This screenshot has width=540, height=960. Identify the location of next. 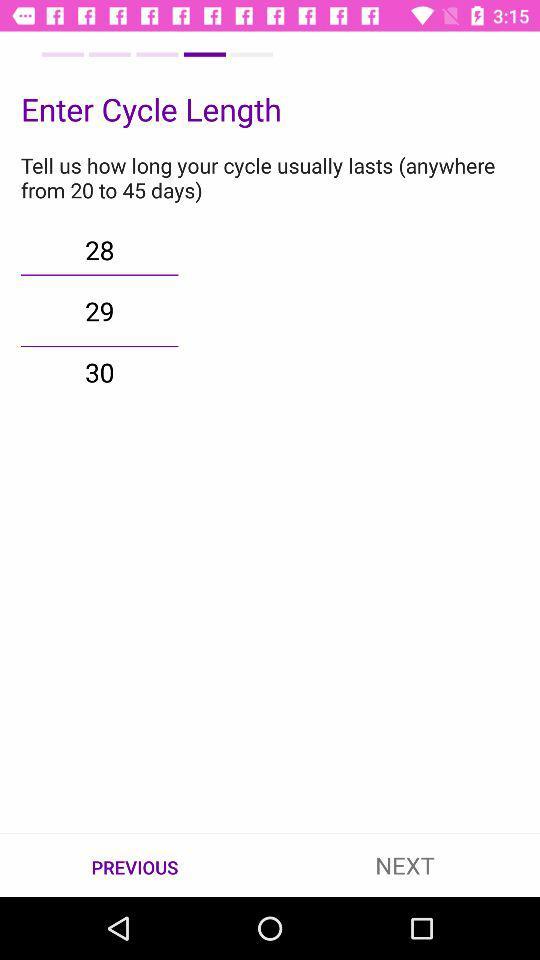
(405, 864).